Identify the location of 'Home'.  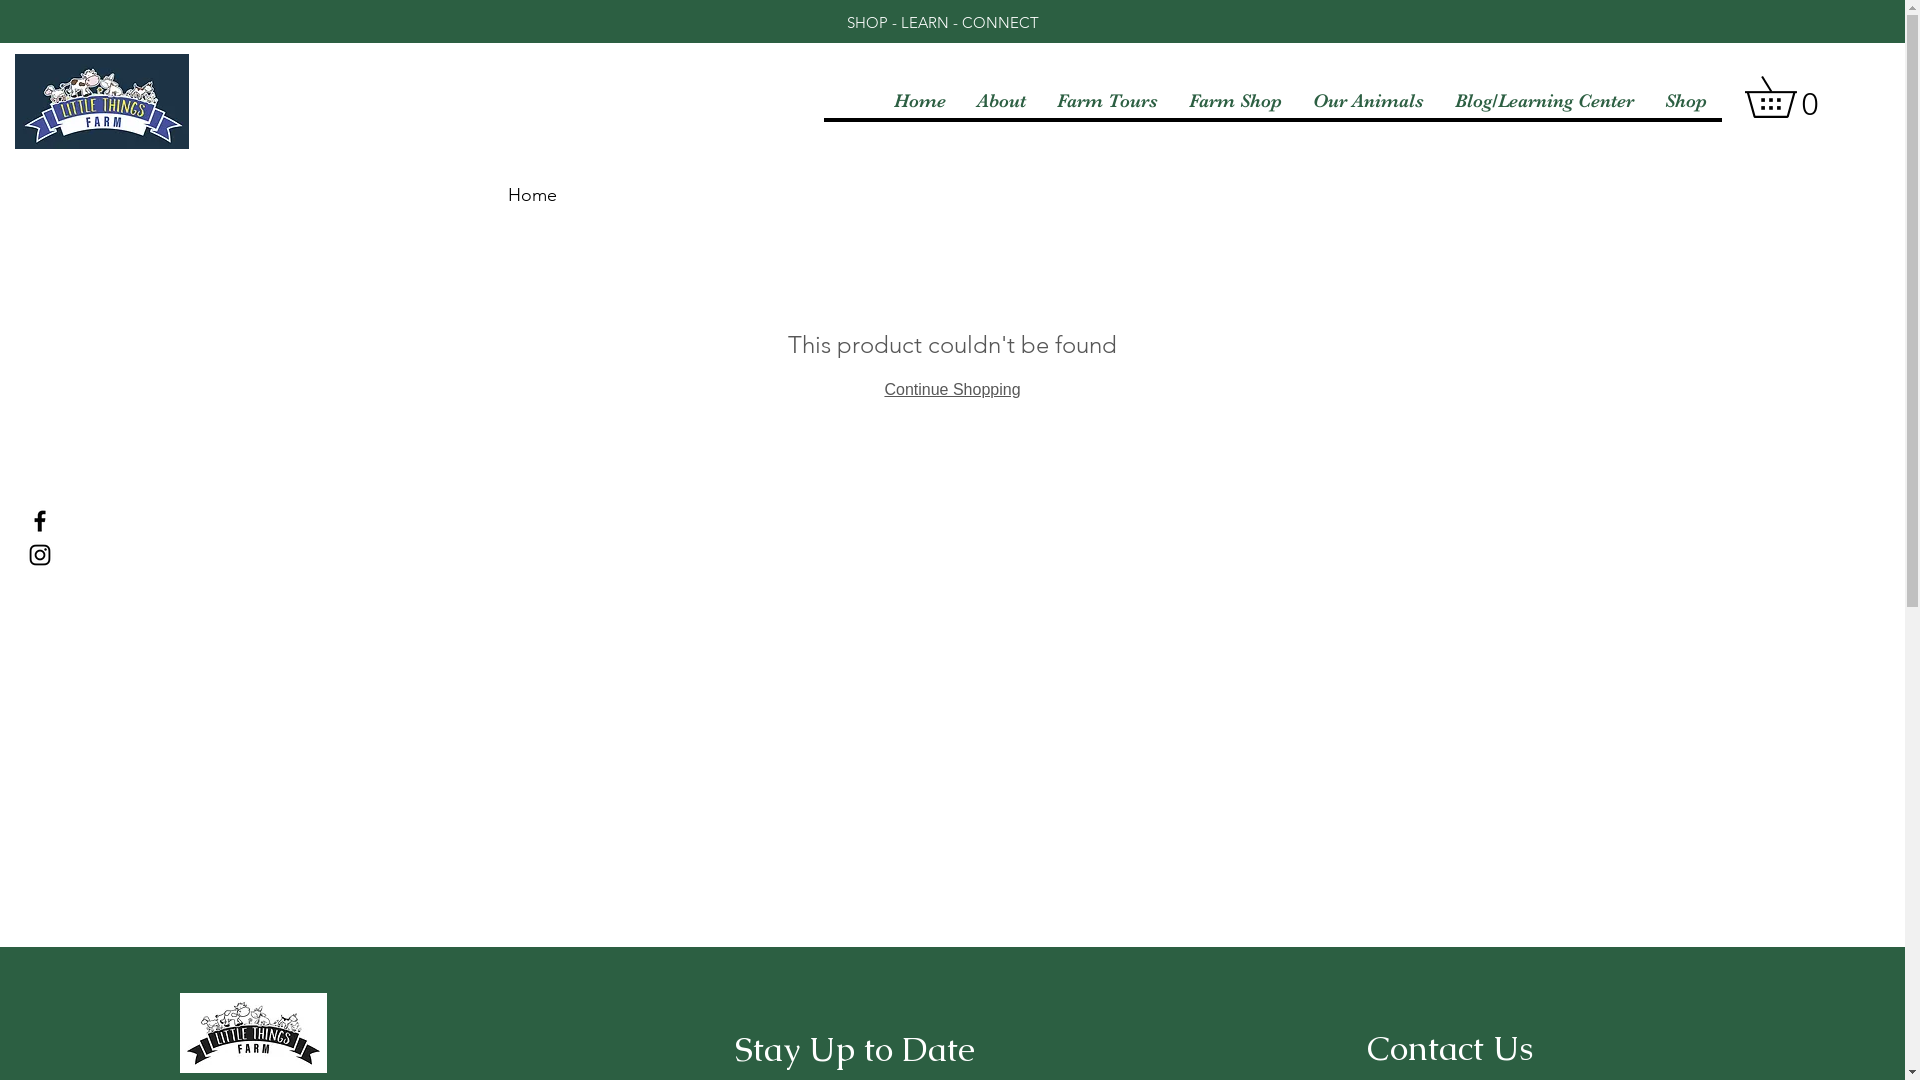
(918, 100).